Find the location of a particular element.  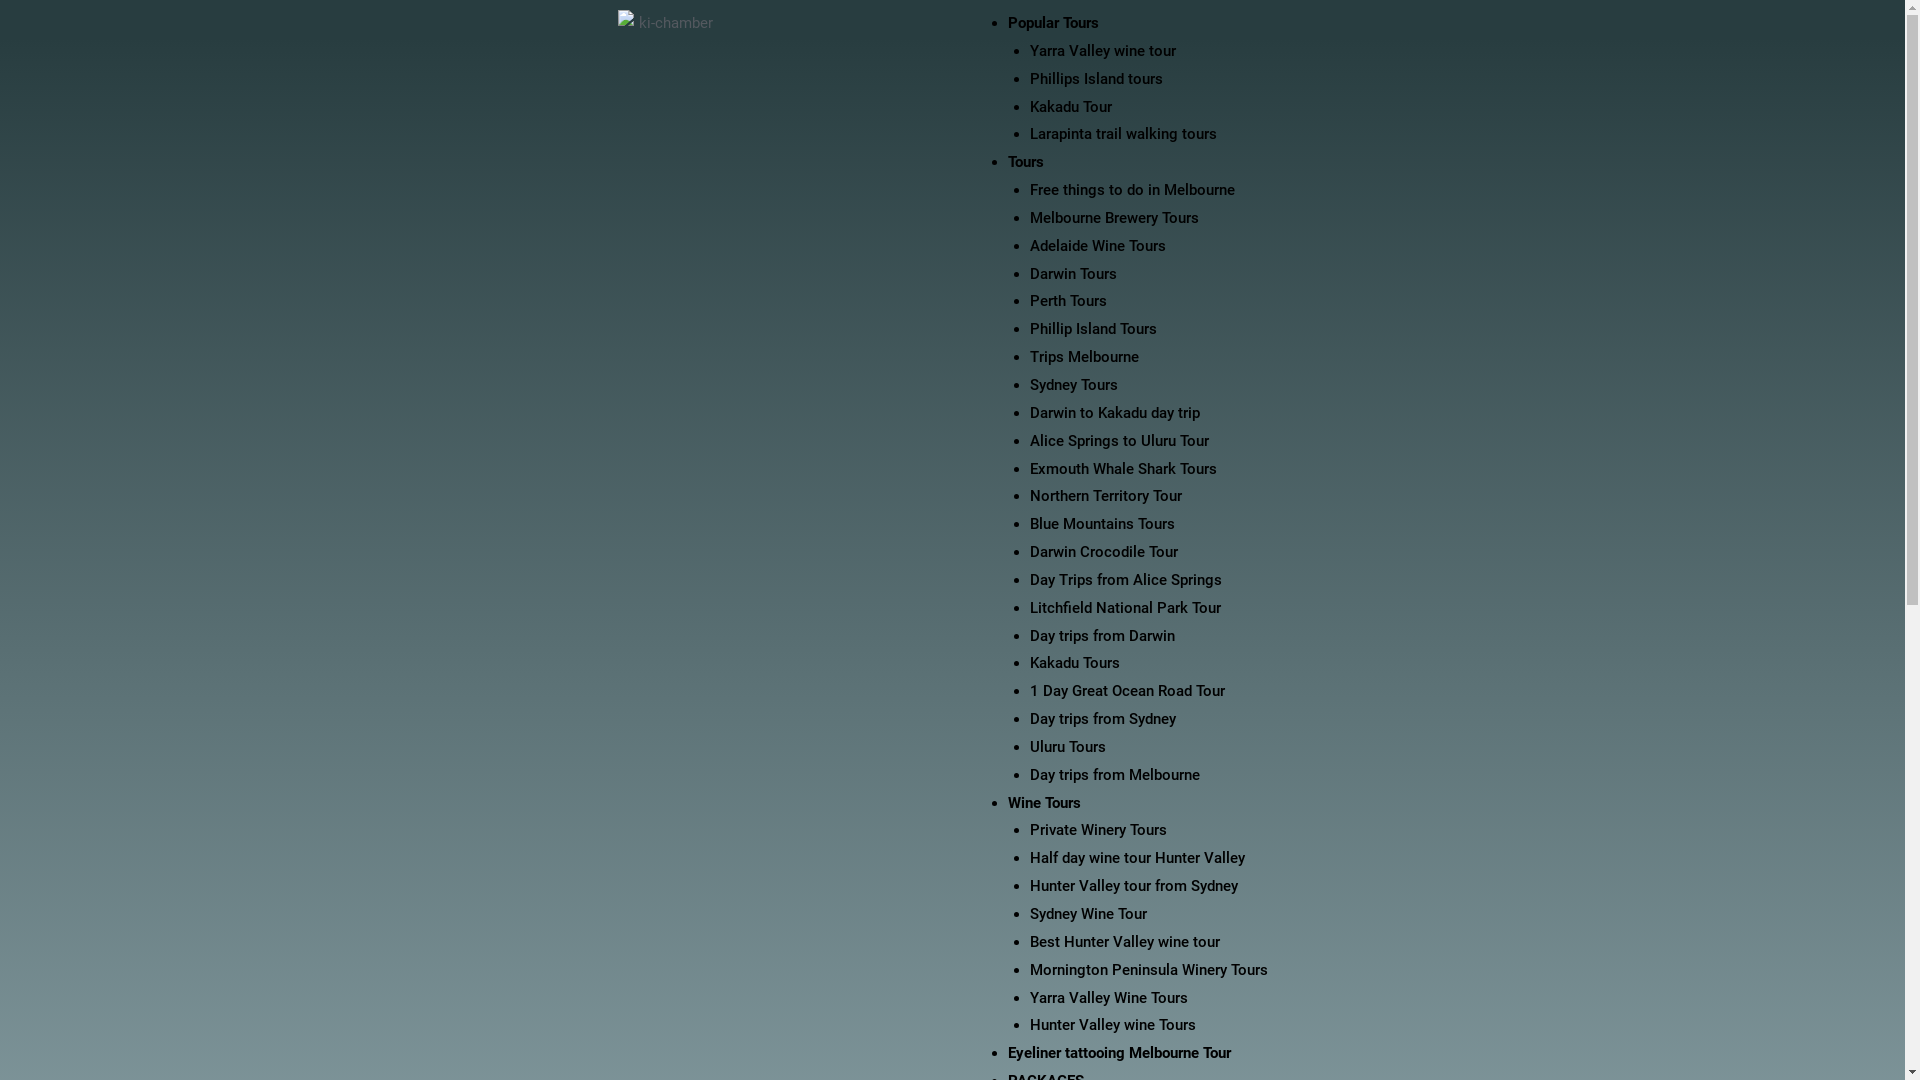

'Adelaide Wine Tours' is located at coordinates (1097, 245).